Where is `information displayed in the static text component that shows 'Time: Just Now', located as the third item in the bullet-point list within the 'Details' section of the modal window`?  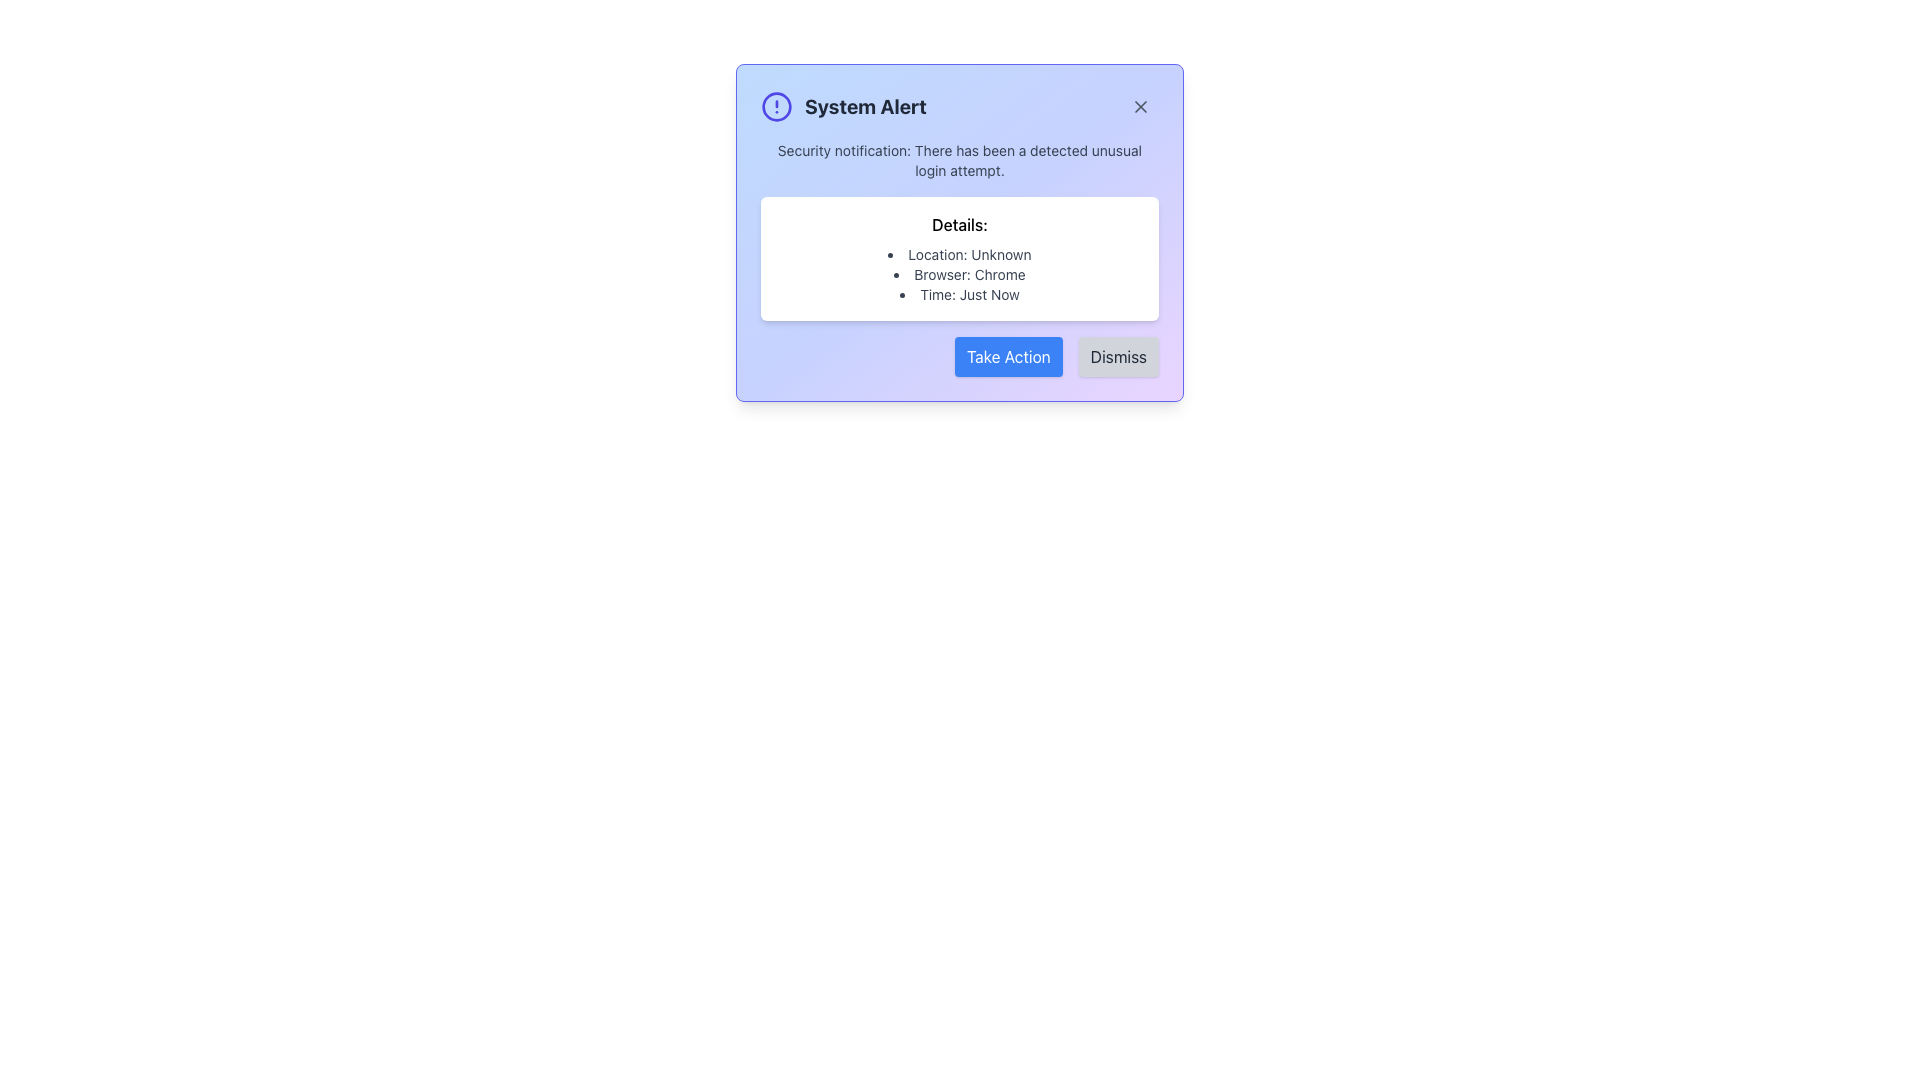 information displayed in the static text component that shows 'Time: Just Now', located as the third item in the bullet-point list within the 'Details' section of the modal window is located at coordinates (960, 294).